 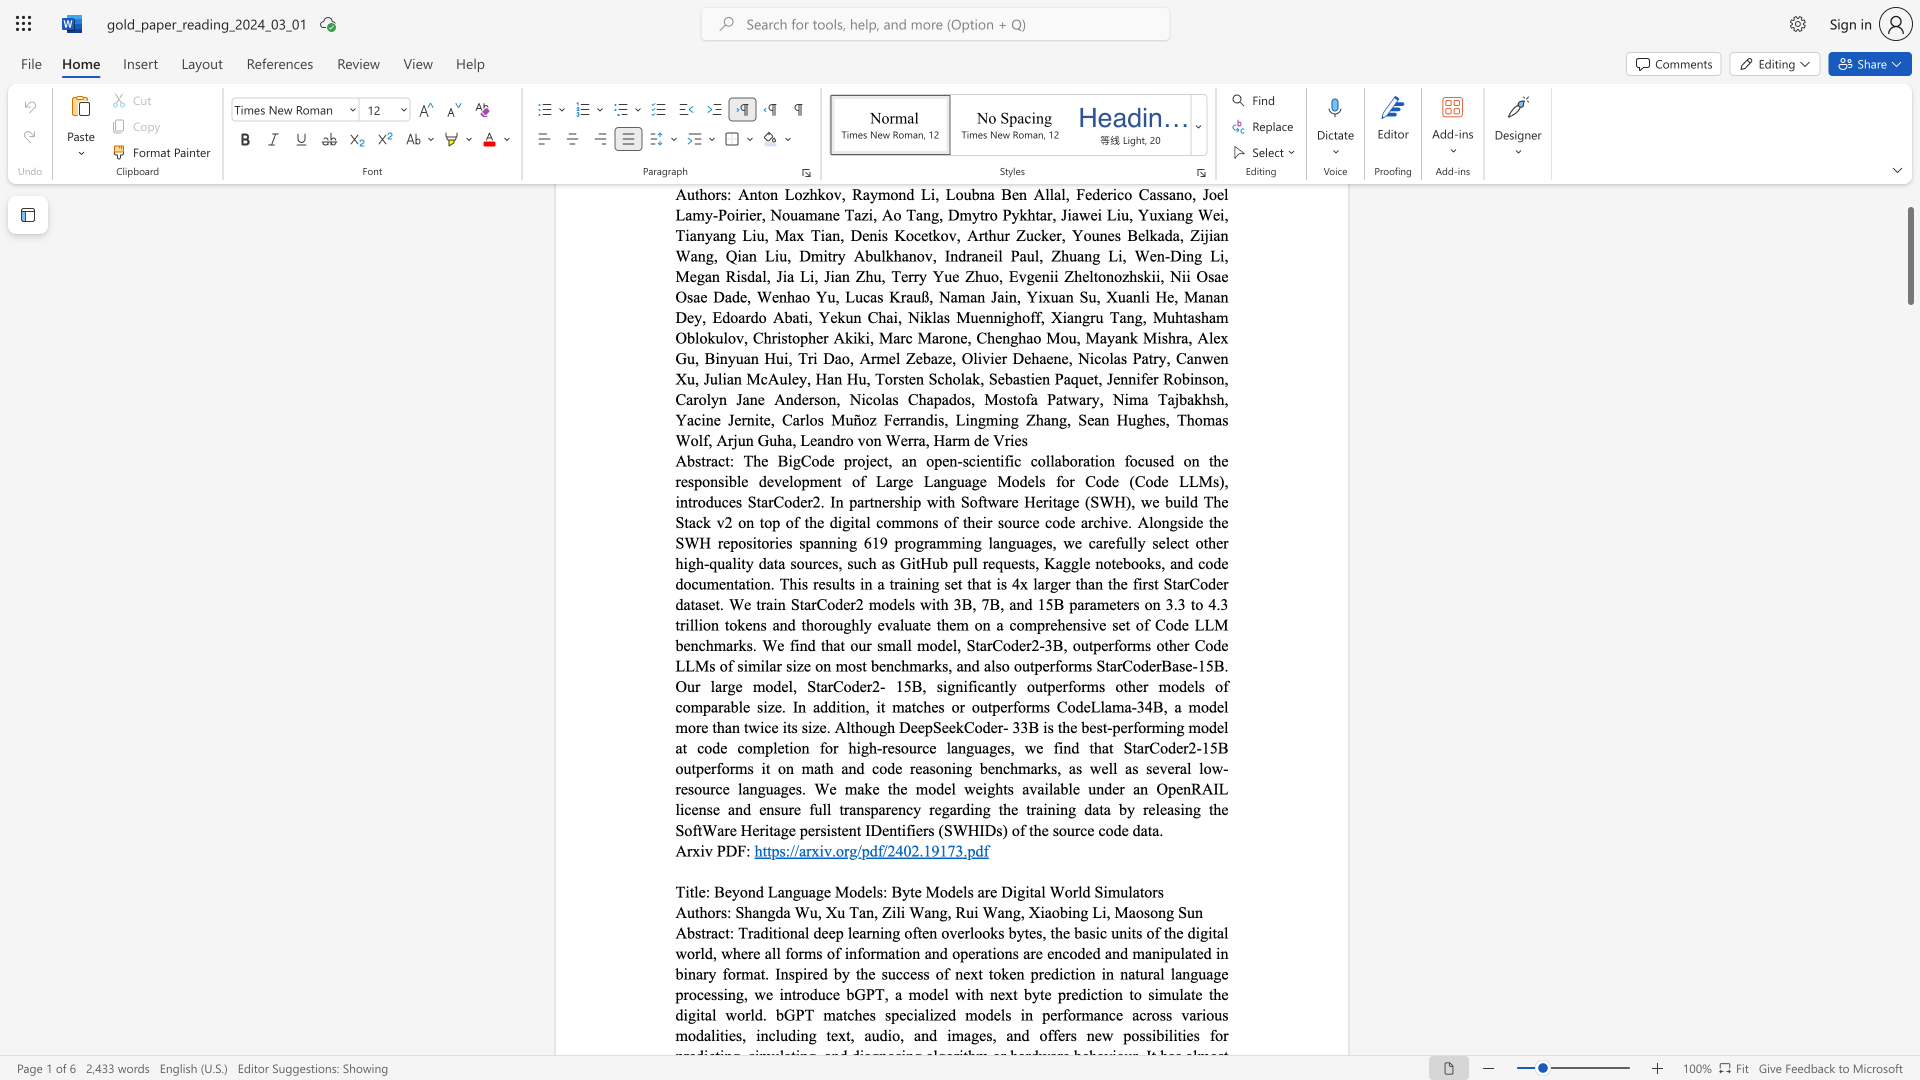 I want to click on the right-hand scrollbar to descend the page, so click(x=1909, y=459).